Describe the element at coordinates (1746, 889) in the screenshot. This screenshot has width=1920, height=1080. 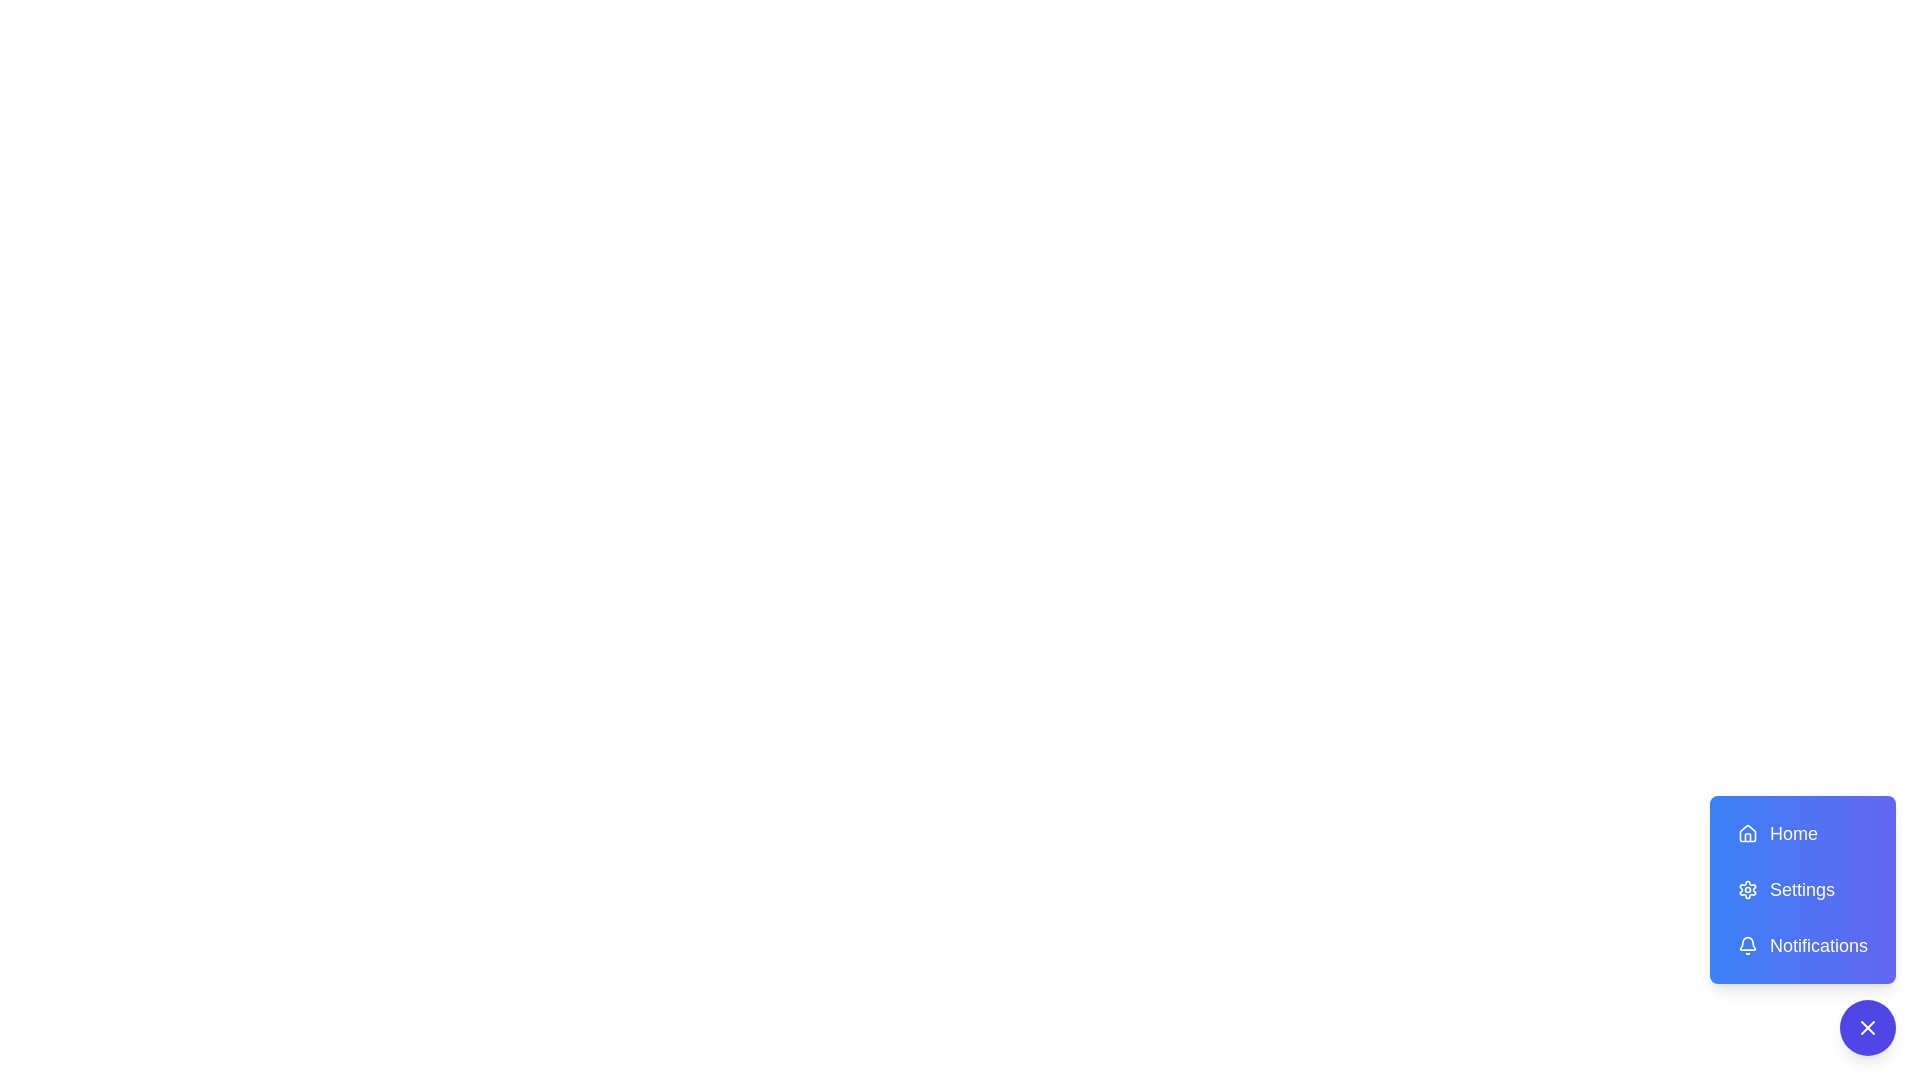
I see `the settings icon, represented by a gear symbol` at that location.